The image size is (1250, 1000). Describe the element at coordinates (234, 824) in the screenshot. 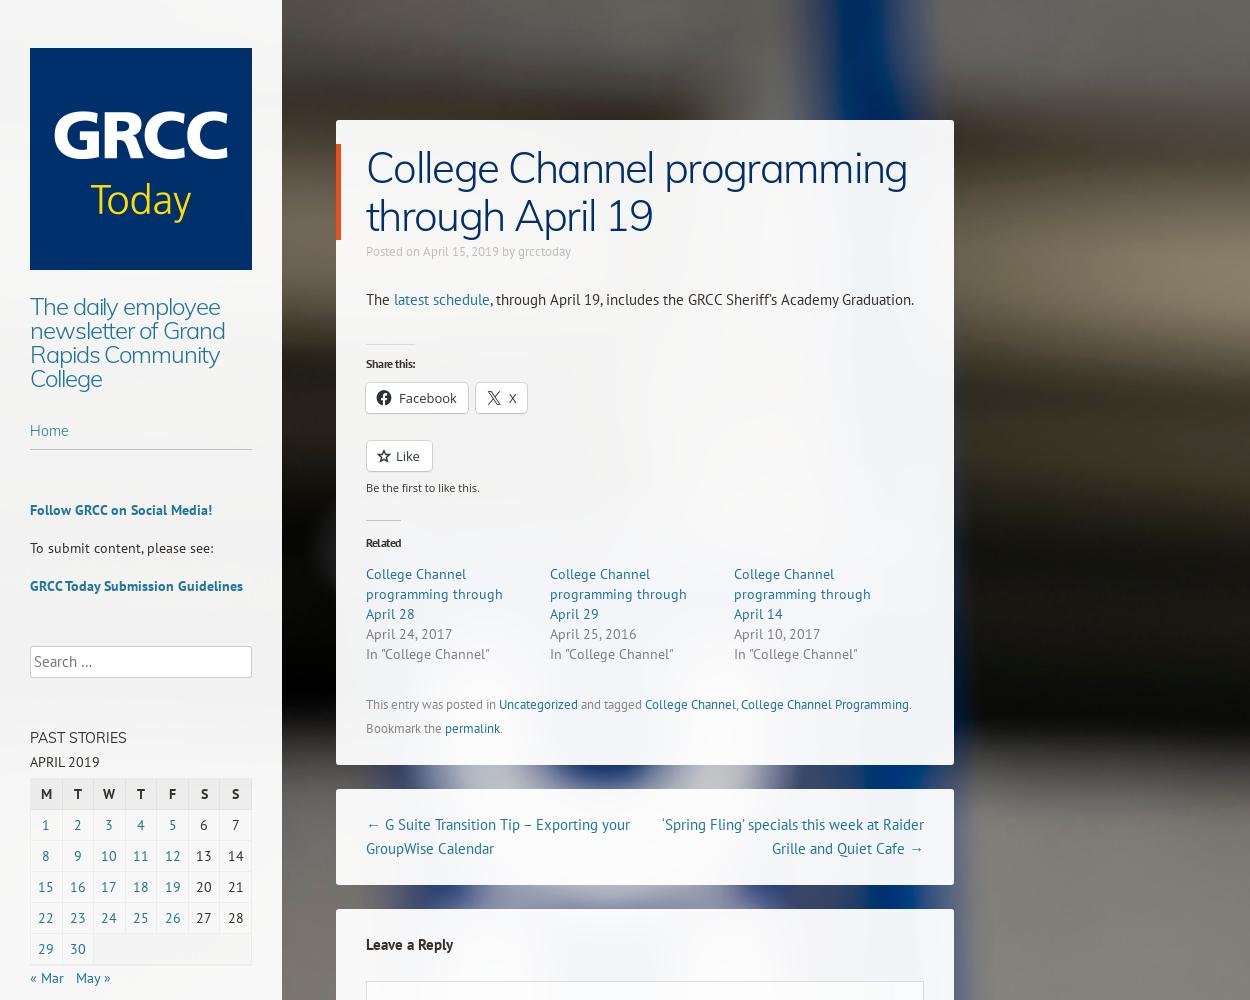

I see `'7'` at that location.